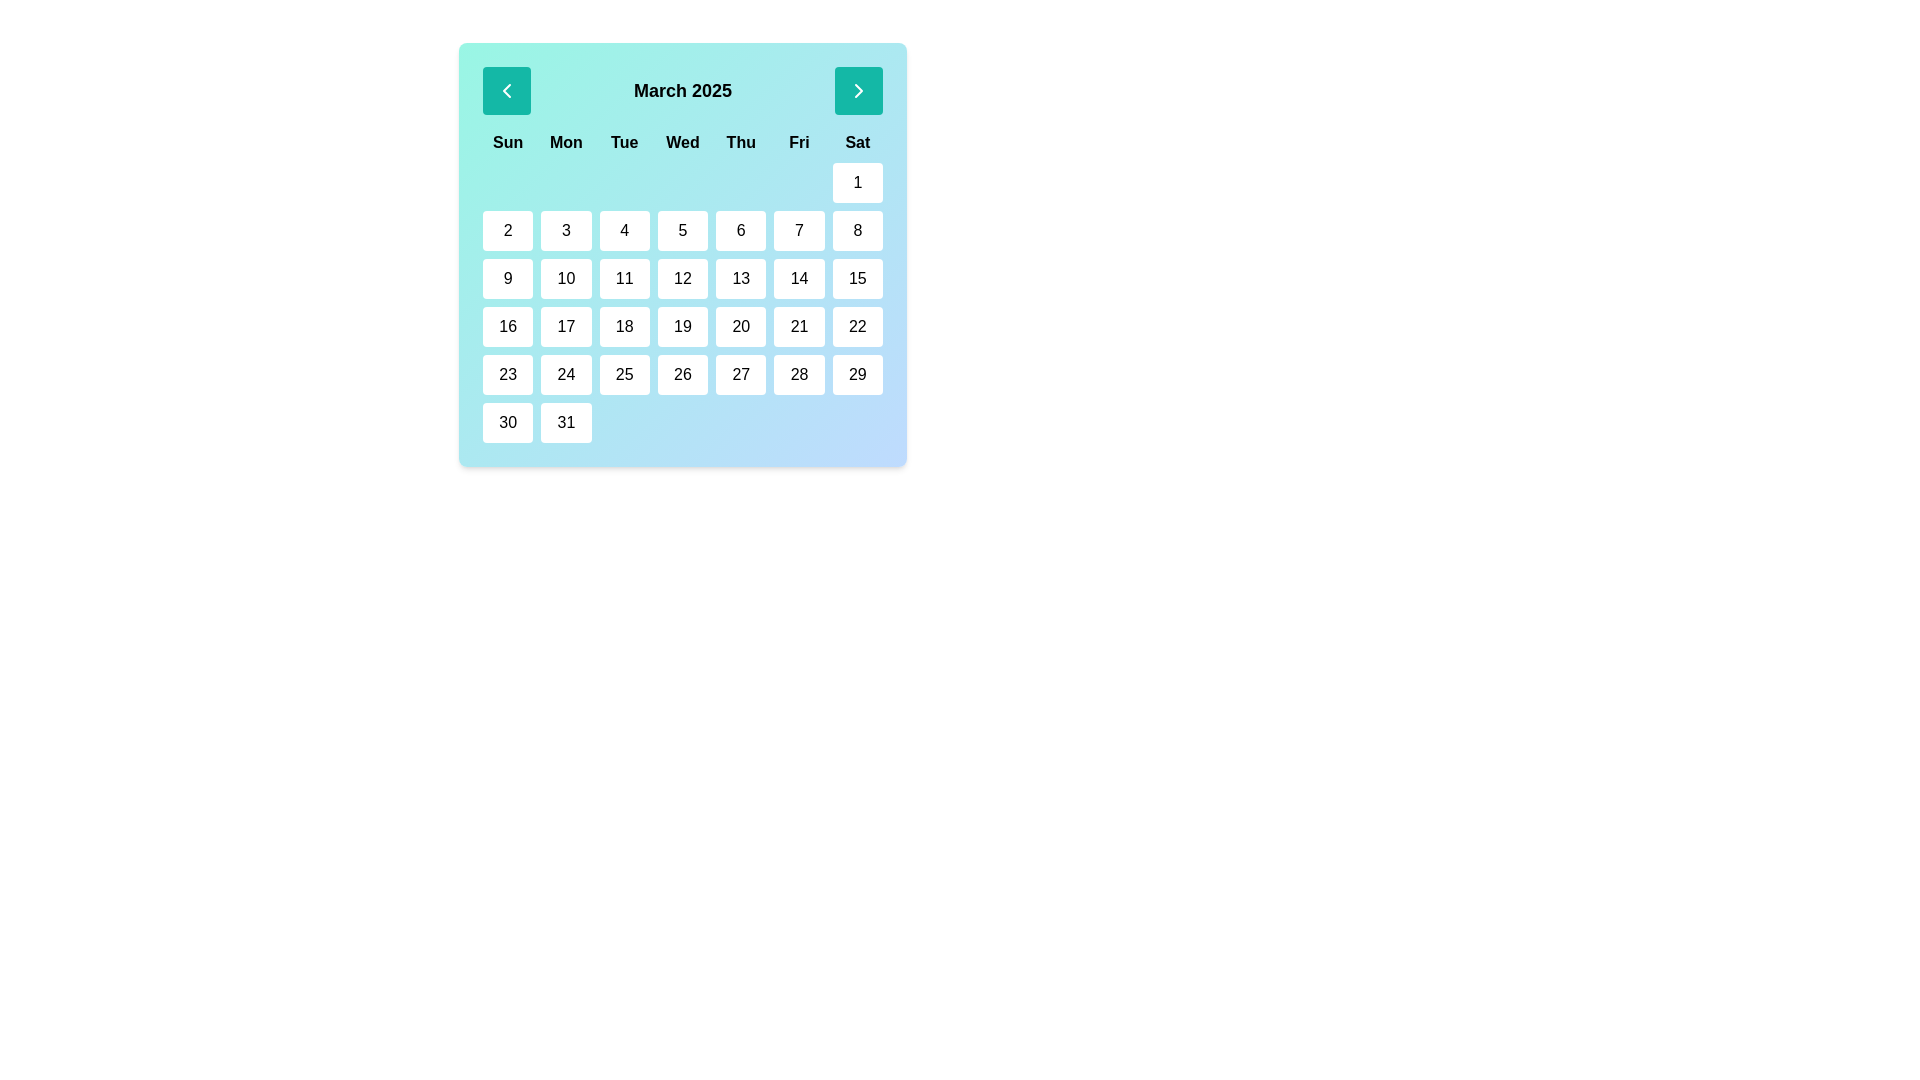  What do you see at coordinates (859, 91) in the screenshot?
I see `the small rightward-pointing arrow icon located at the top-right corner of the calendar interface` at bounding box center [859, 91].